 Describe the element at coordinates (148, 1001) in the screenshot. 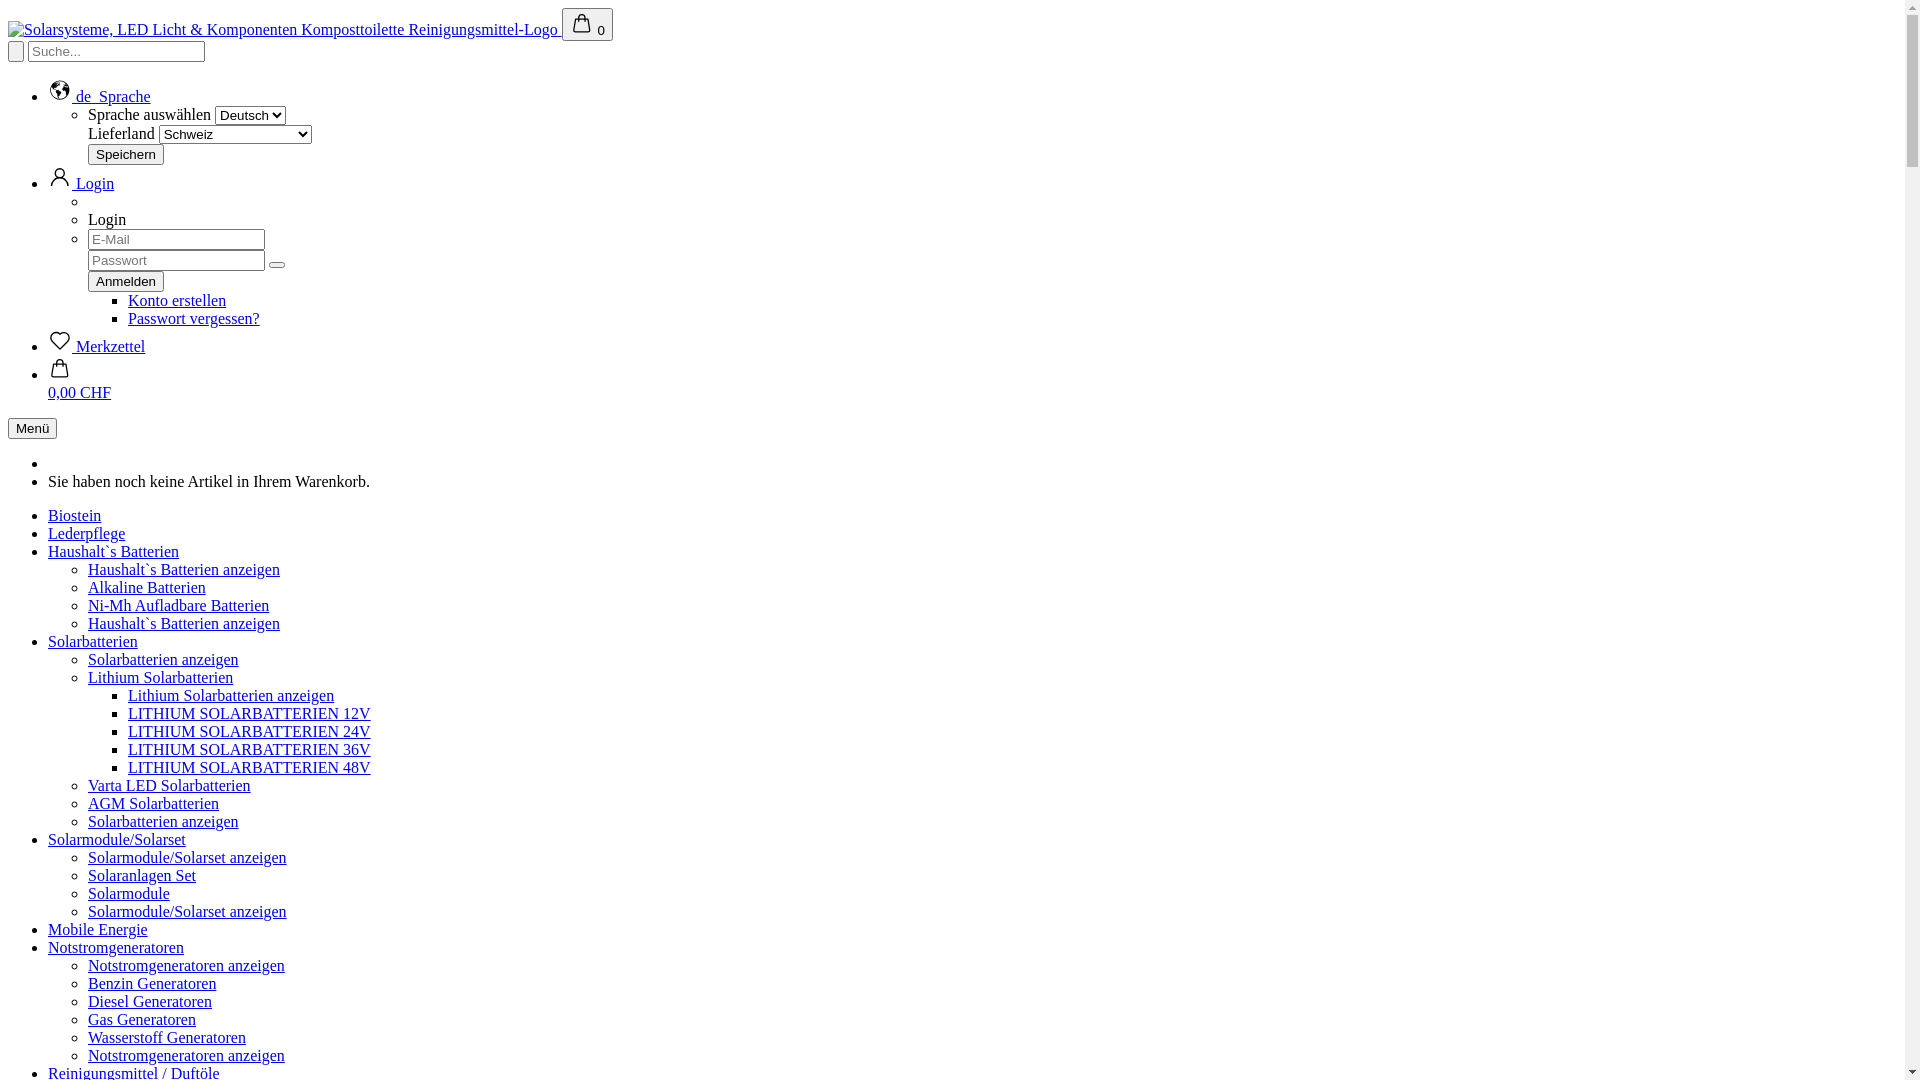

I see `'Diesel Generatoren'` at that location.